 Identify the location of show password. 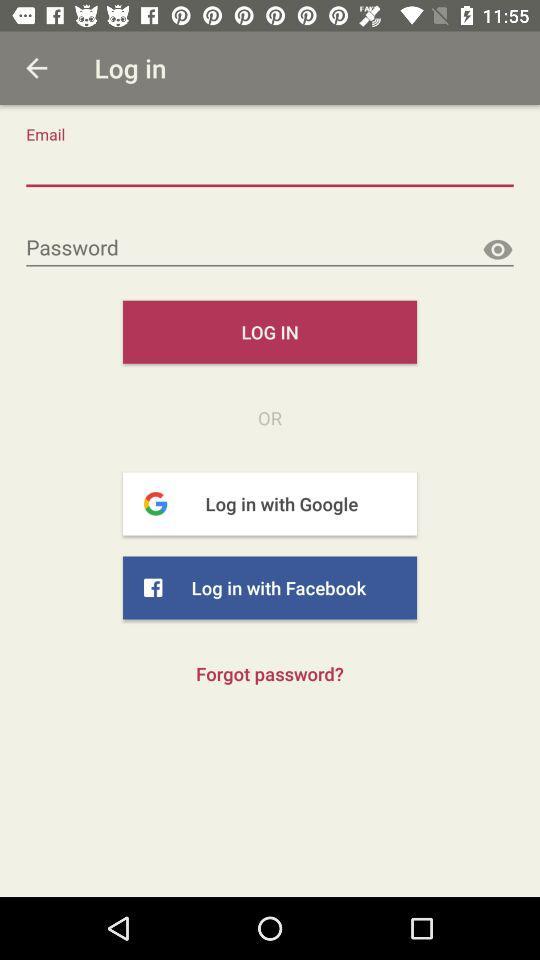
(496, 249).